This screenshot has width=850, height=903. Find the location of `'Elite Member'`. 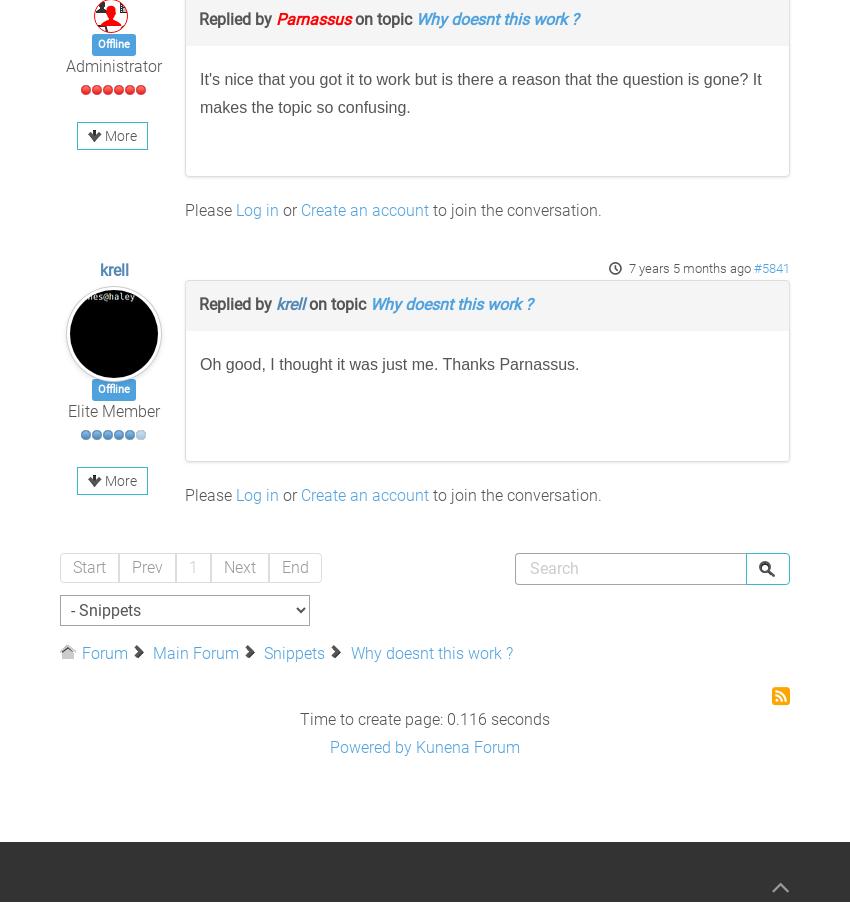

'Elite Member' is located at coordinates (112, 410).